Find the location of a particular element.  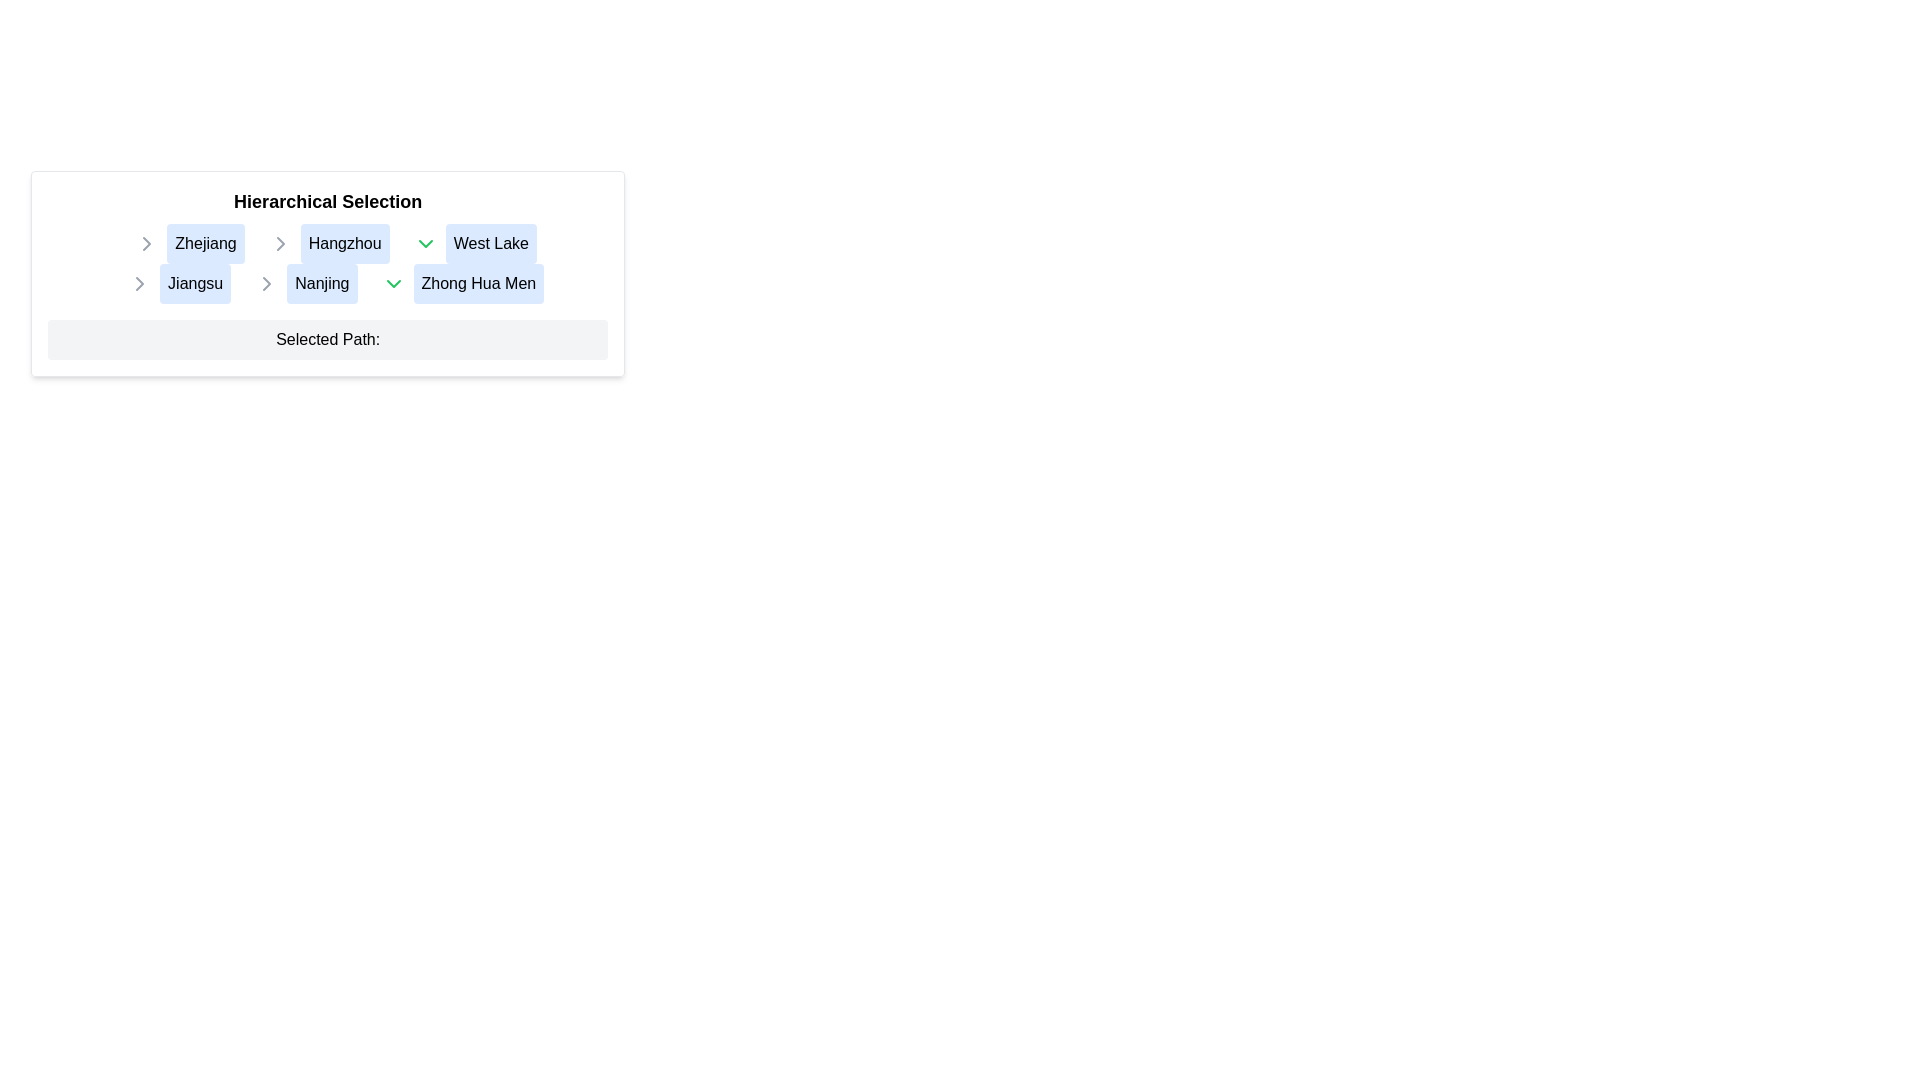

the selectable list item labeled 'Zhong Hua Men' which has a light blue background and a green downward chevron icon to its left, located on the second row beneath 'Nanjing' is located at coordinates (461, 284).